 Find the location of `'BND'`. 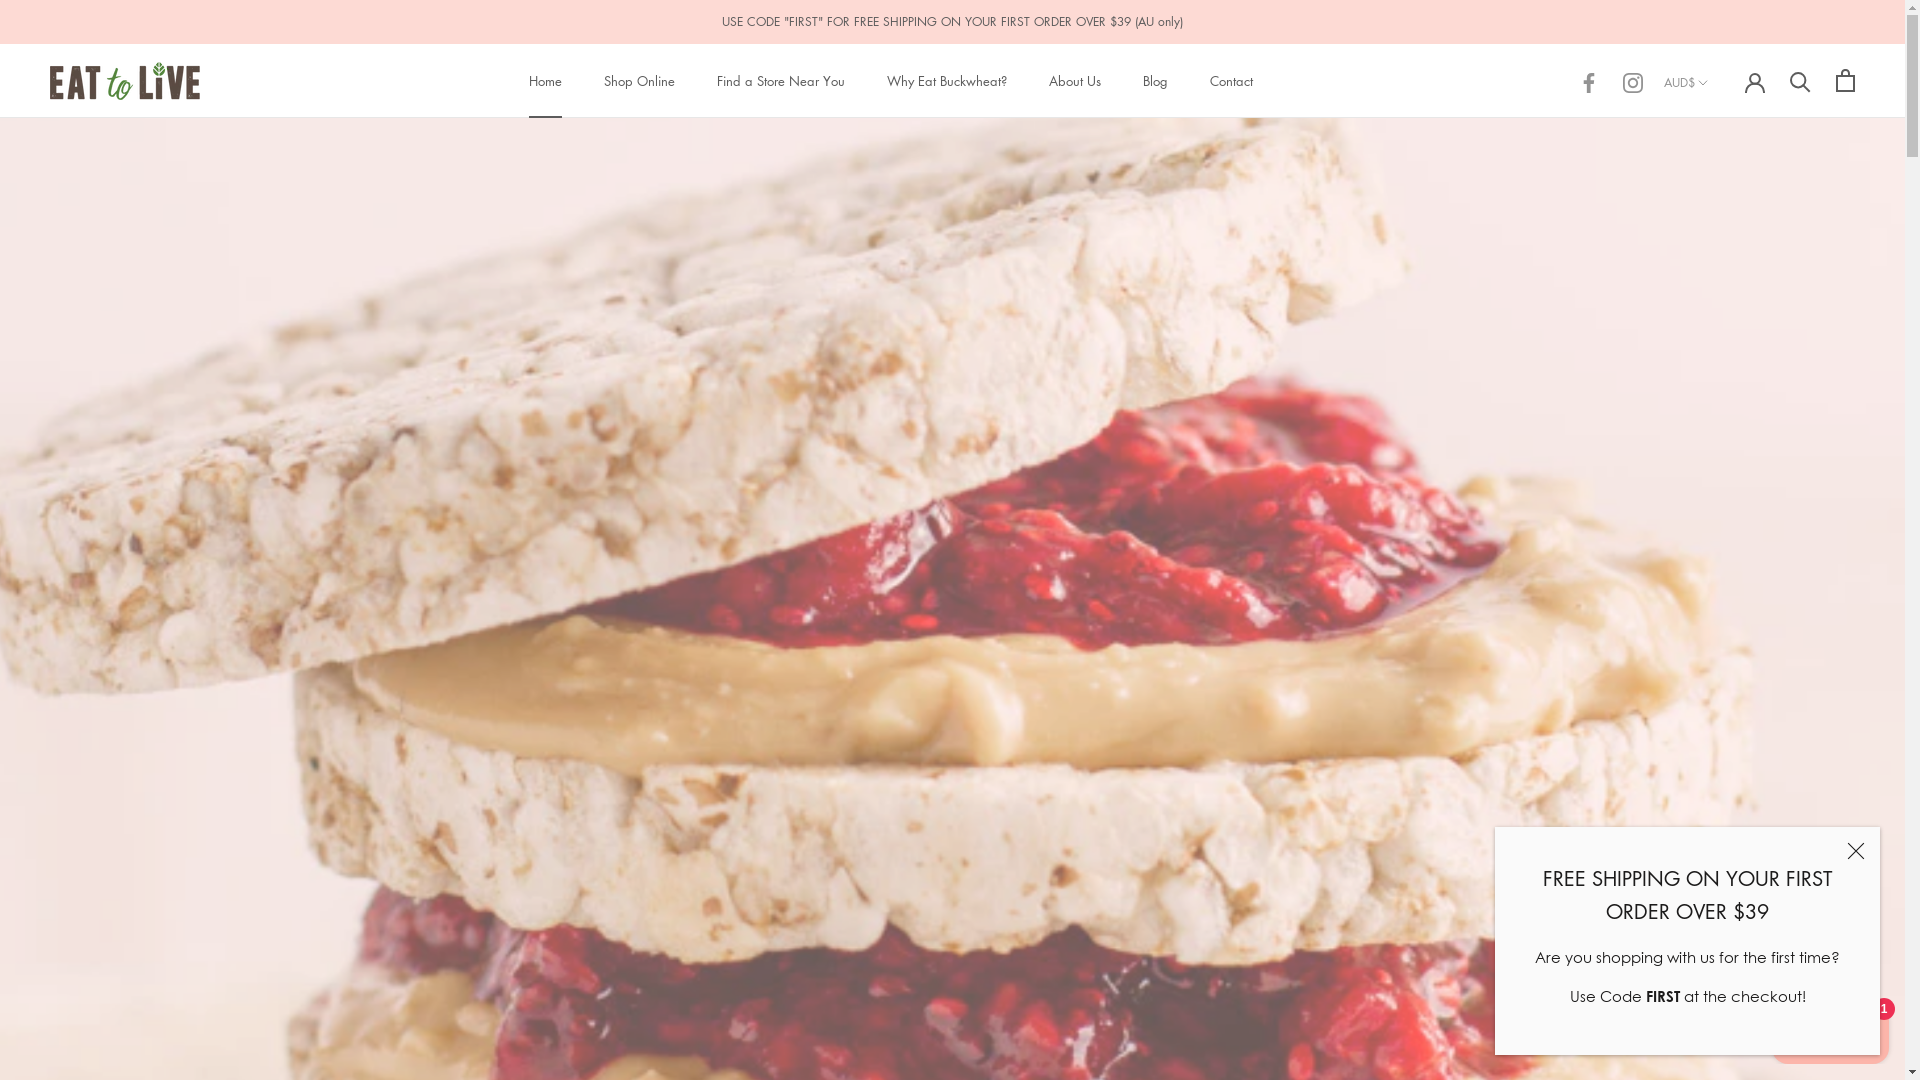

'BND' is located at coordinates (1664, 514).